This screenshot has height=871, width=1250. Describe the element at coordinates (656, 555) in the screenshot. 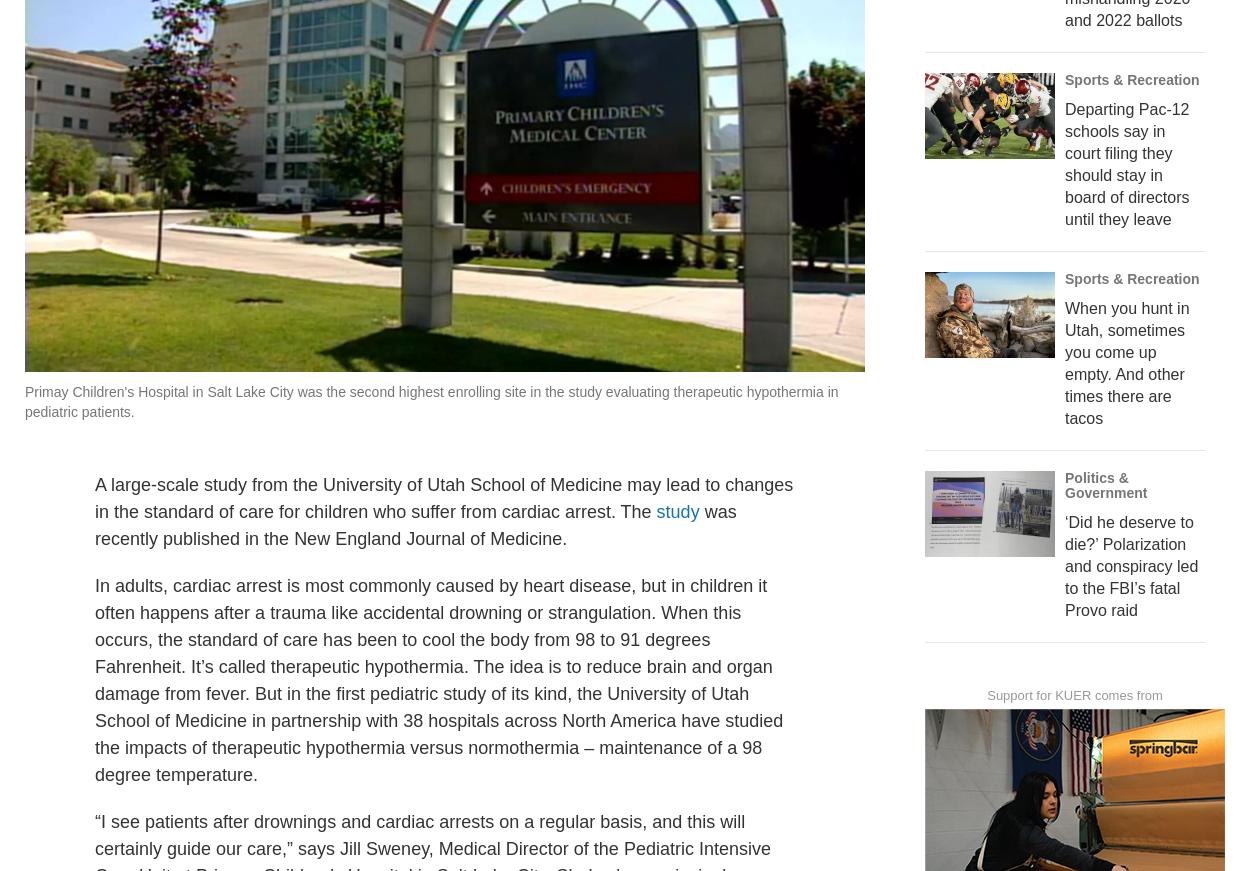

I see `'study'` at that location.